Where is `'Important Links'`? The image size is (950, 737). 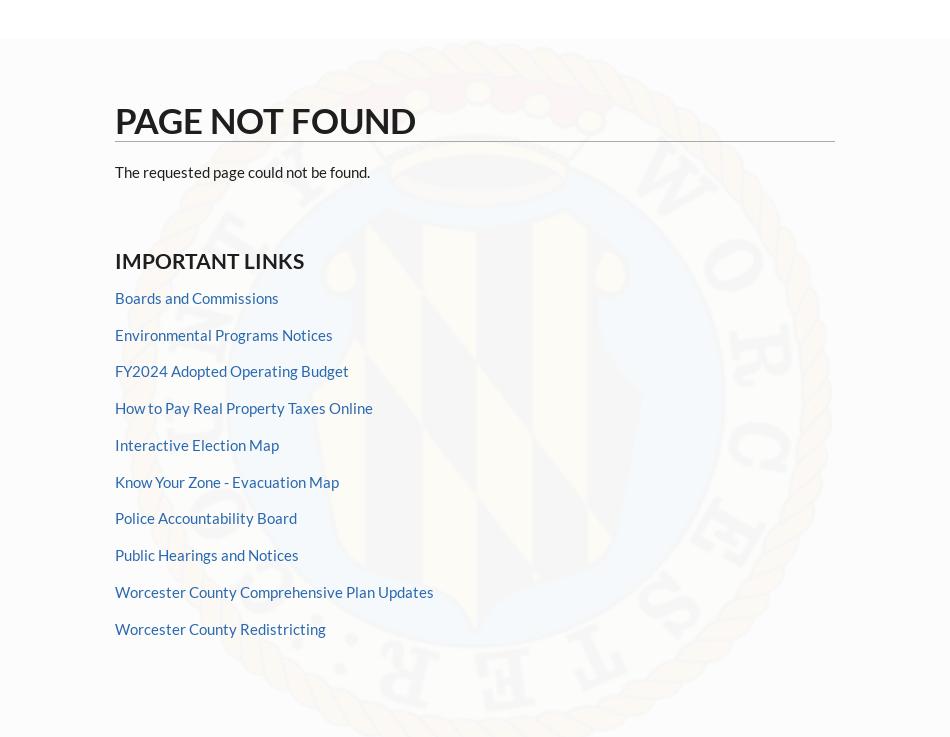
'Important Links' is located at coordinates (209, 258).